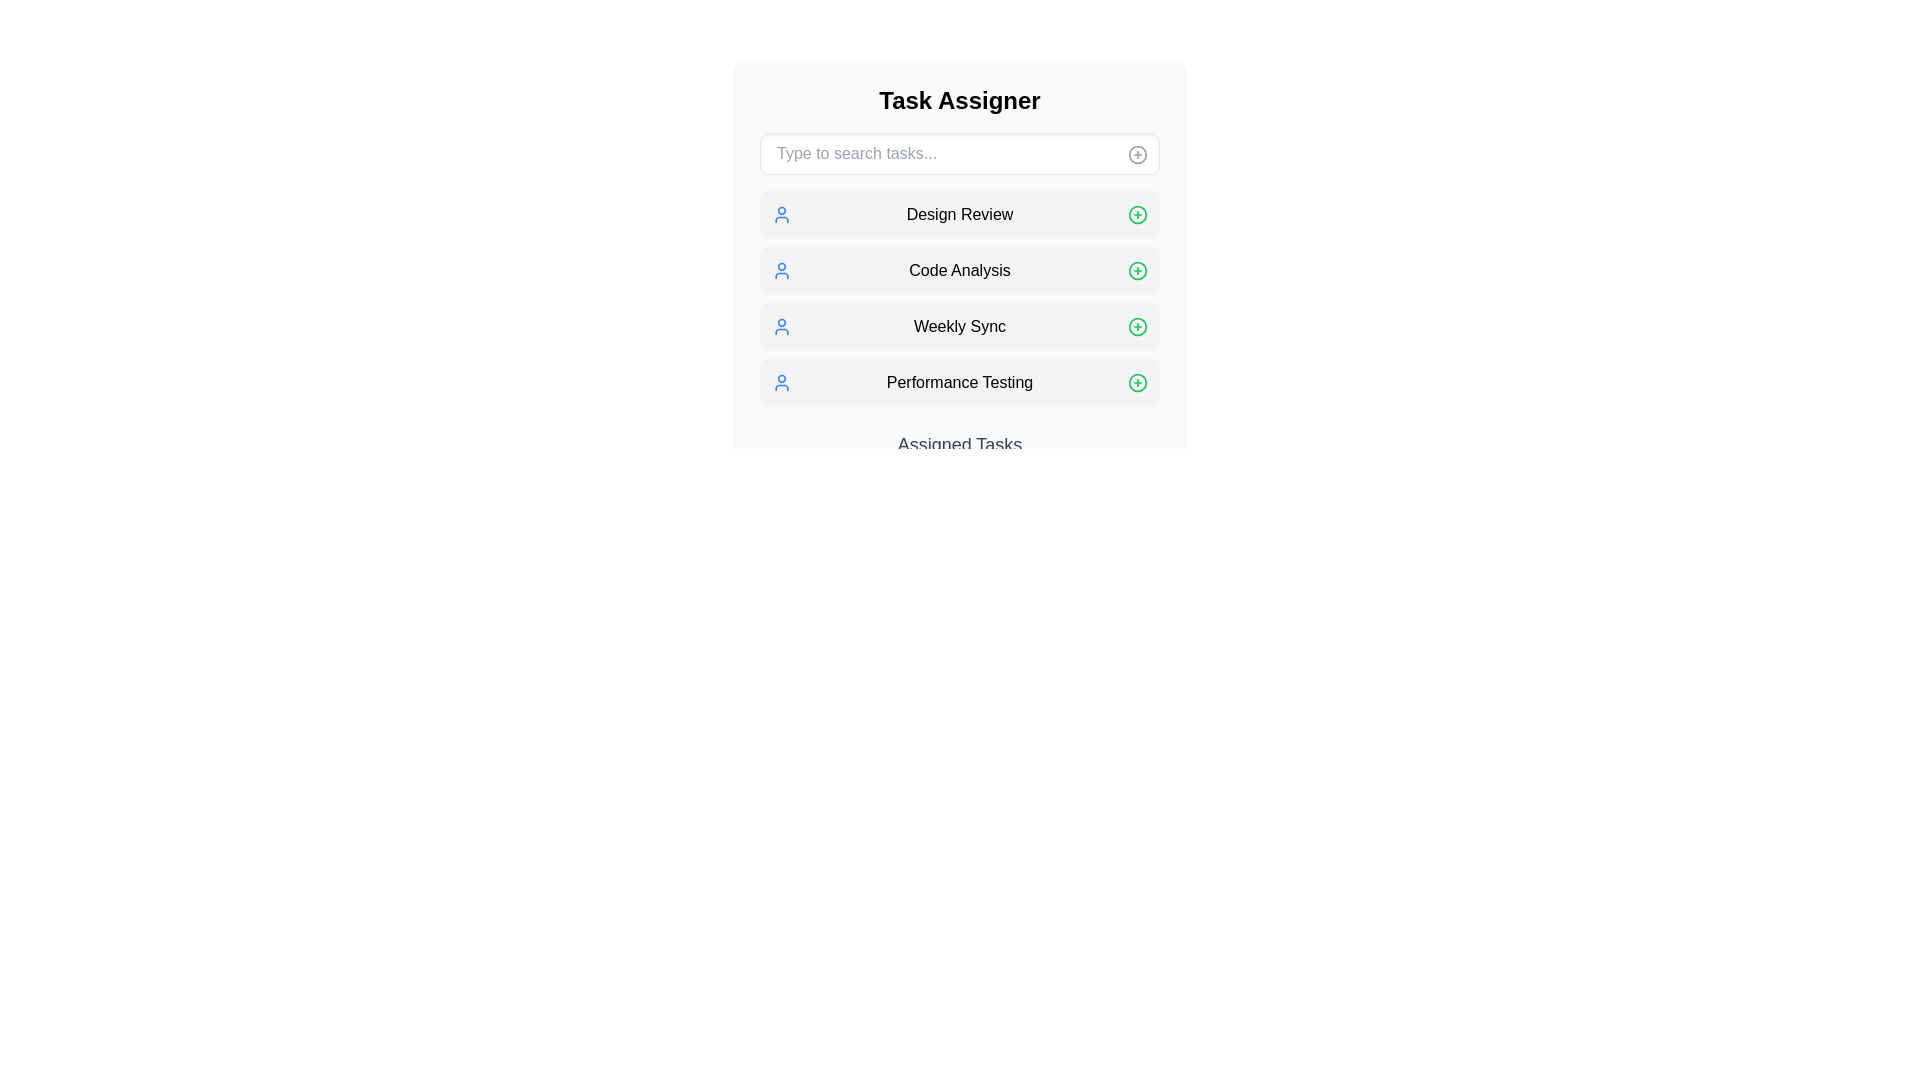  Describe the element at coordinates (1137, 215) in the screenshot. I see `the small green circular icon with a plus symbol inside, located at the far right of the 'Design Review' task row` at that location.